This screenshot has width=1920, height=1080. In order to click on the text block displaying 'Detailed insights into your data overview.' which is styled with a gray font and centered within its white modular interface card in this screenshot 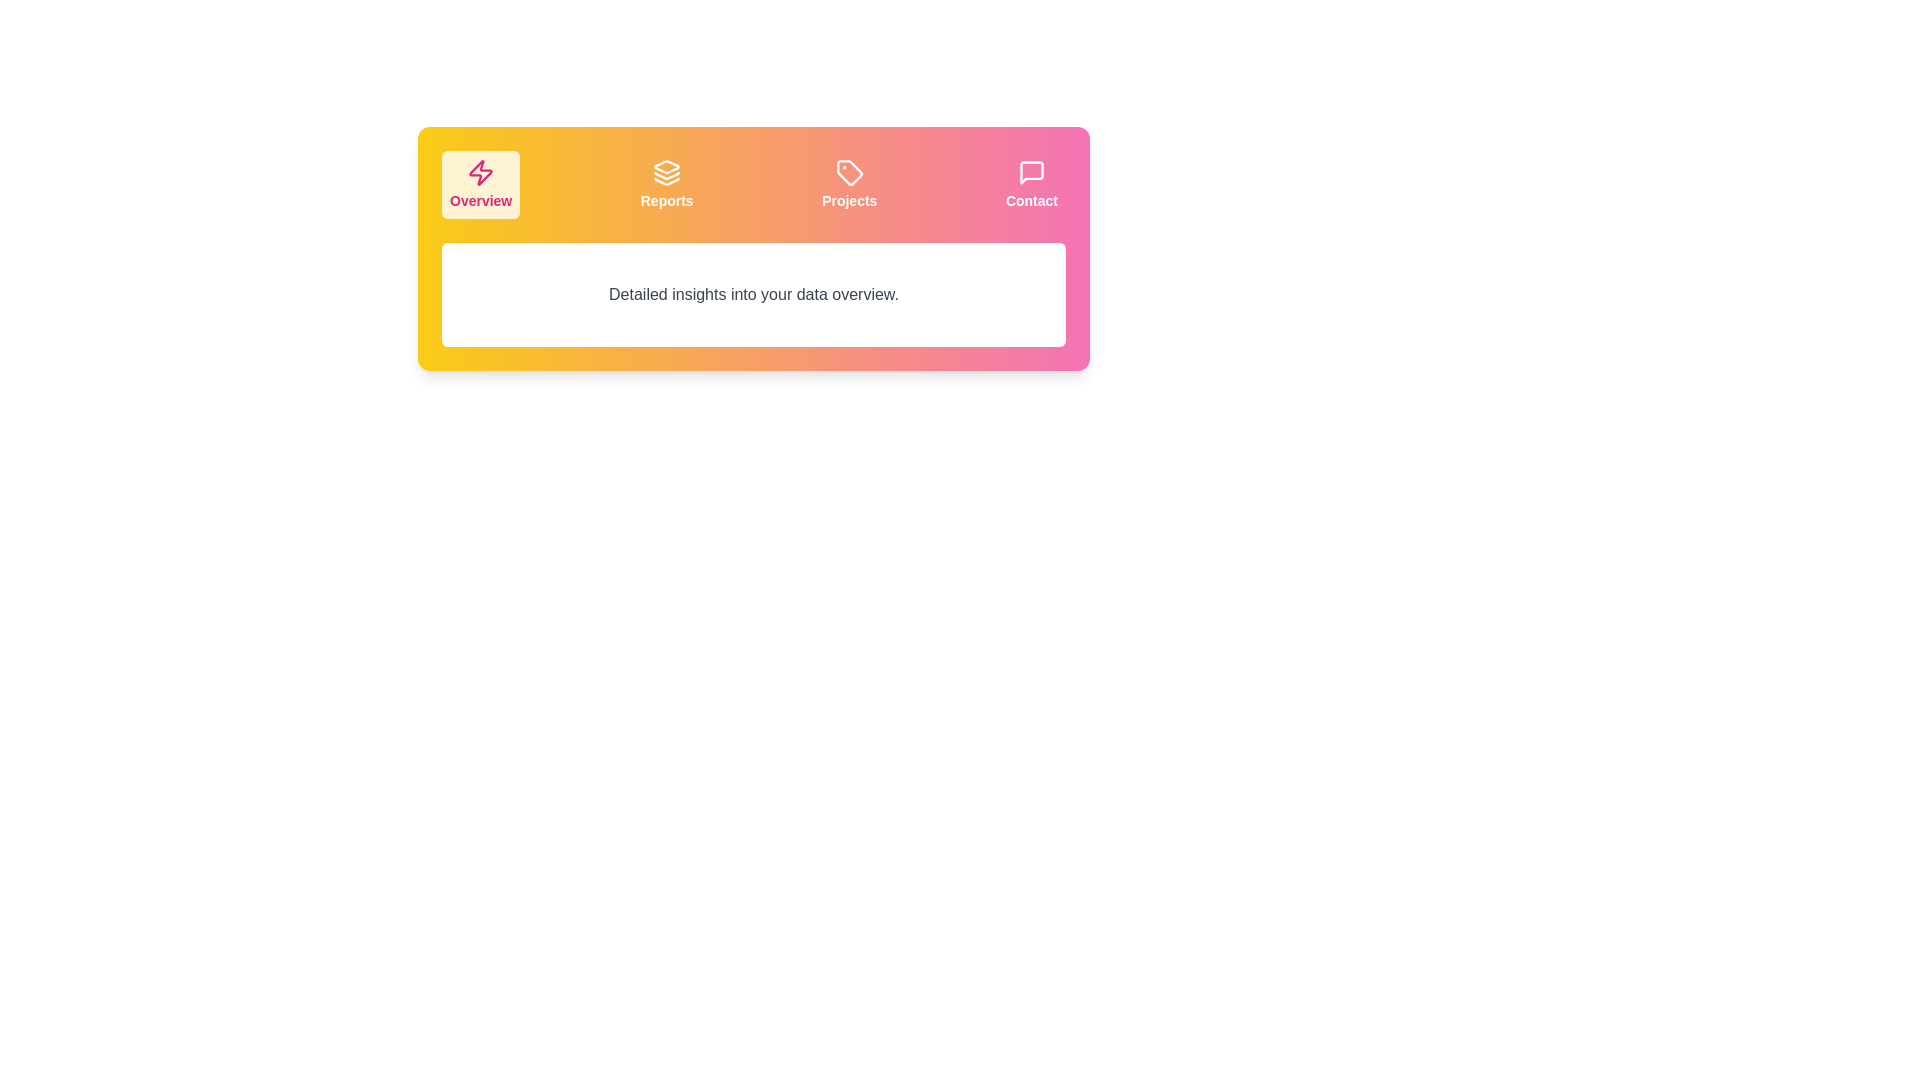, I will do `click(752, 294)`.